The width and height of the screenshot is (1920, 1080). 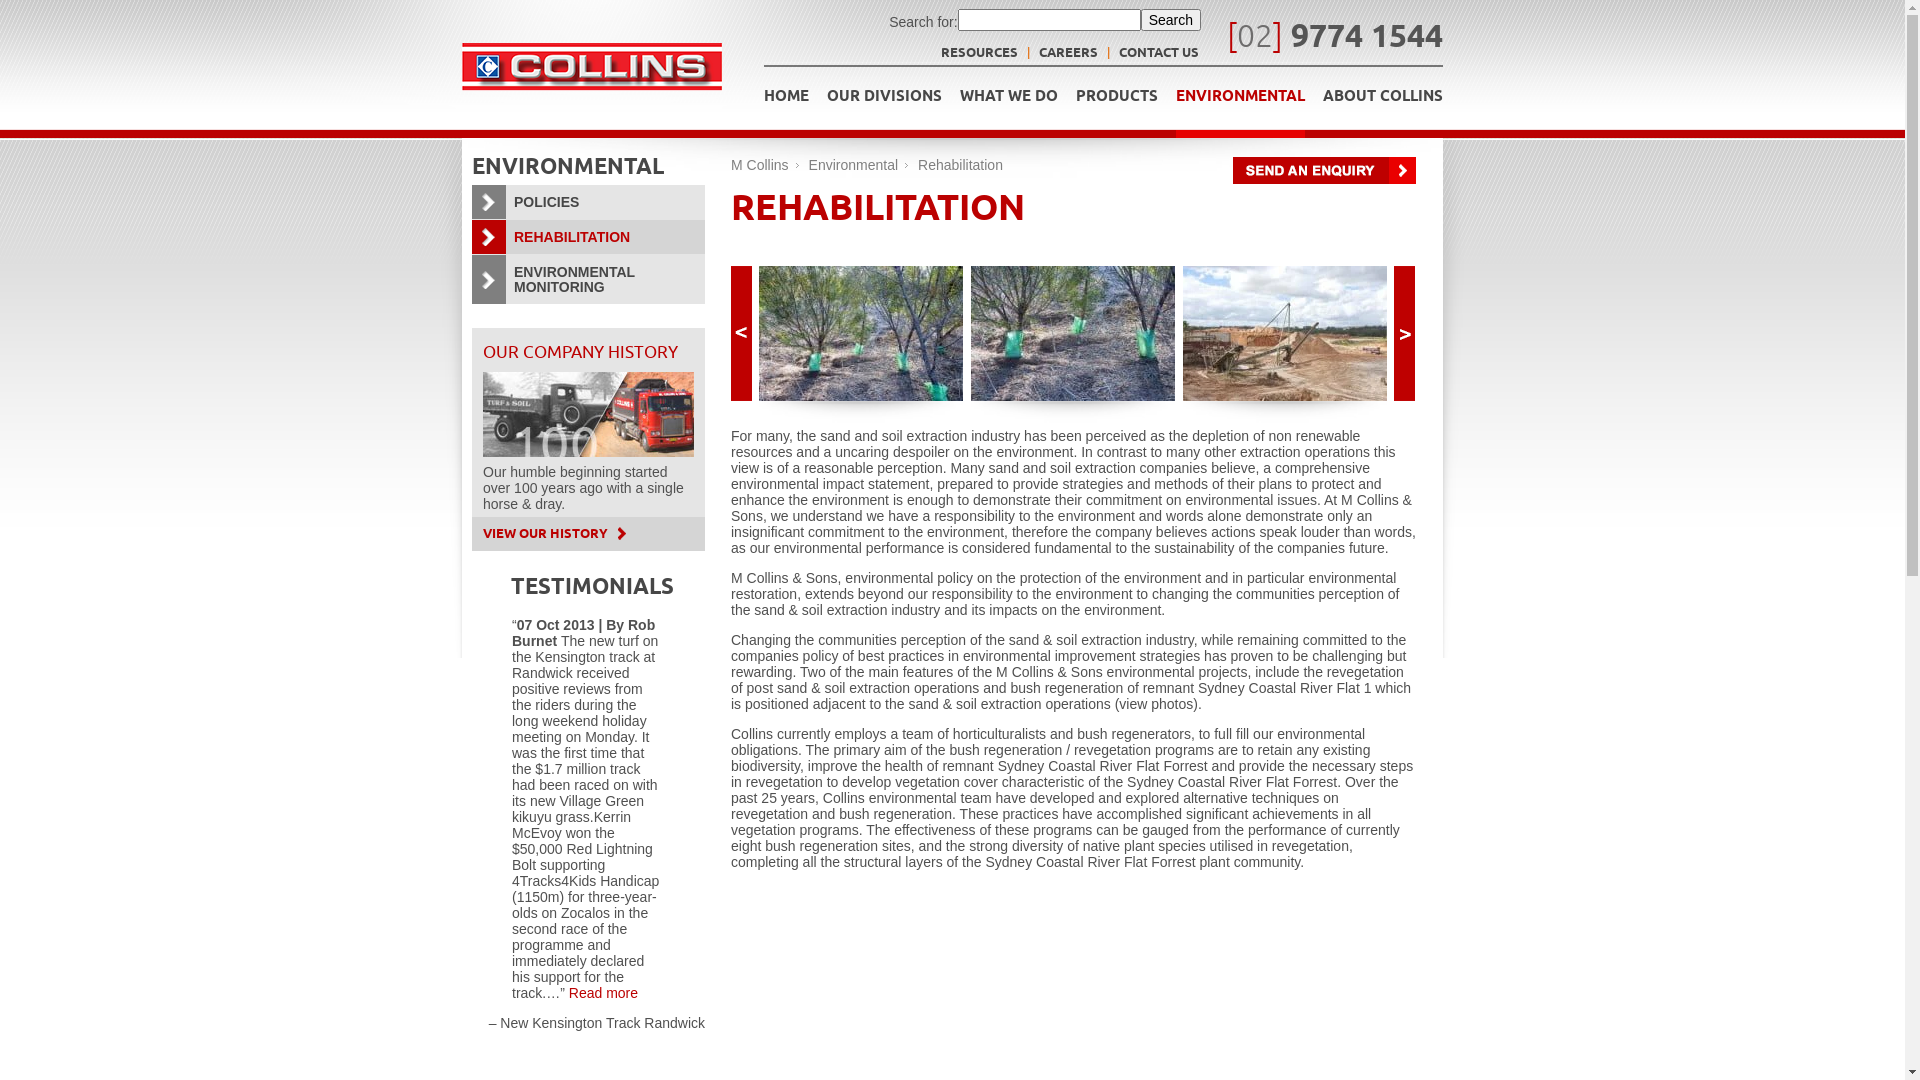 What do you see at coordinates (1038, 53) in the screenshot?
I see `'CAREERS'` at bounding box center [1038, 53].